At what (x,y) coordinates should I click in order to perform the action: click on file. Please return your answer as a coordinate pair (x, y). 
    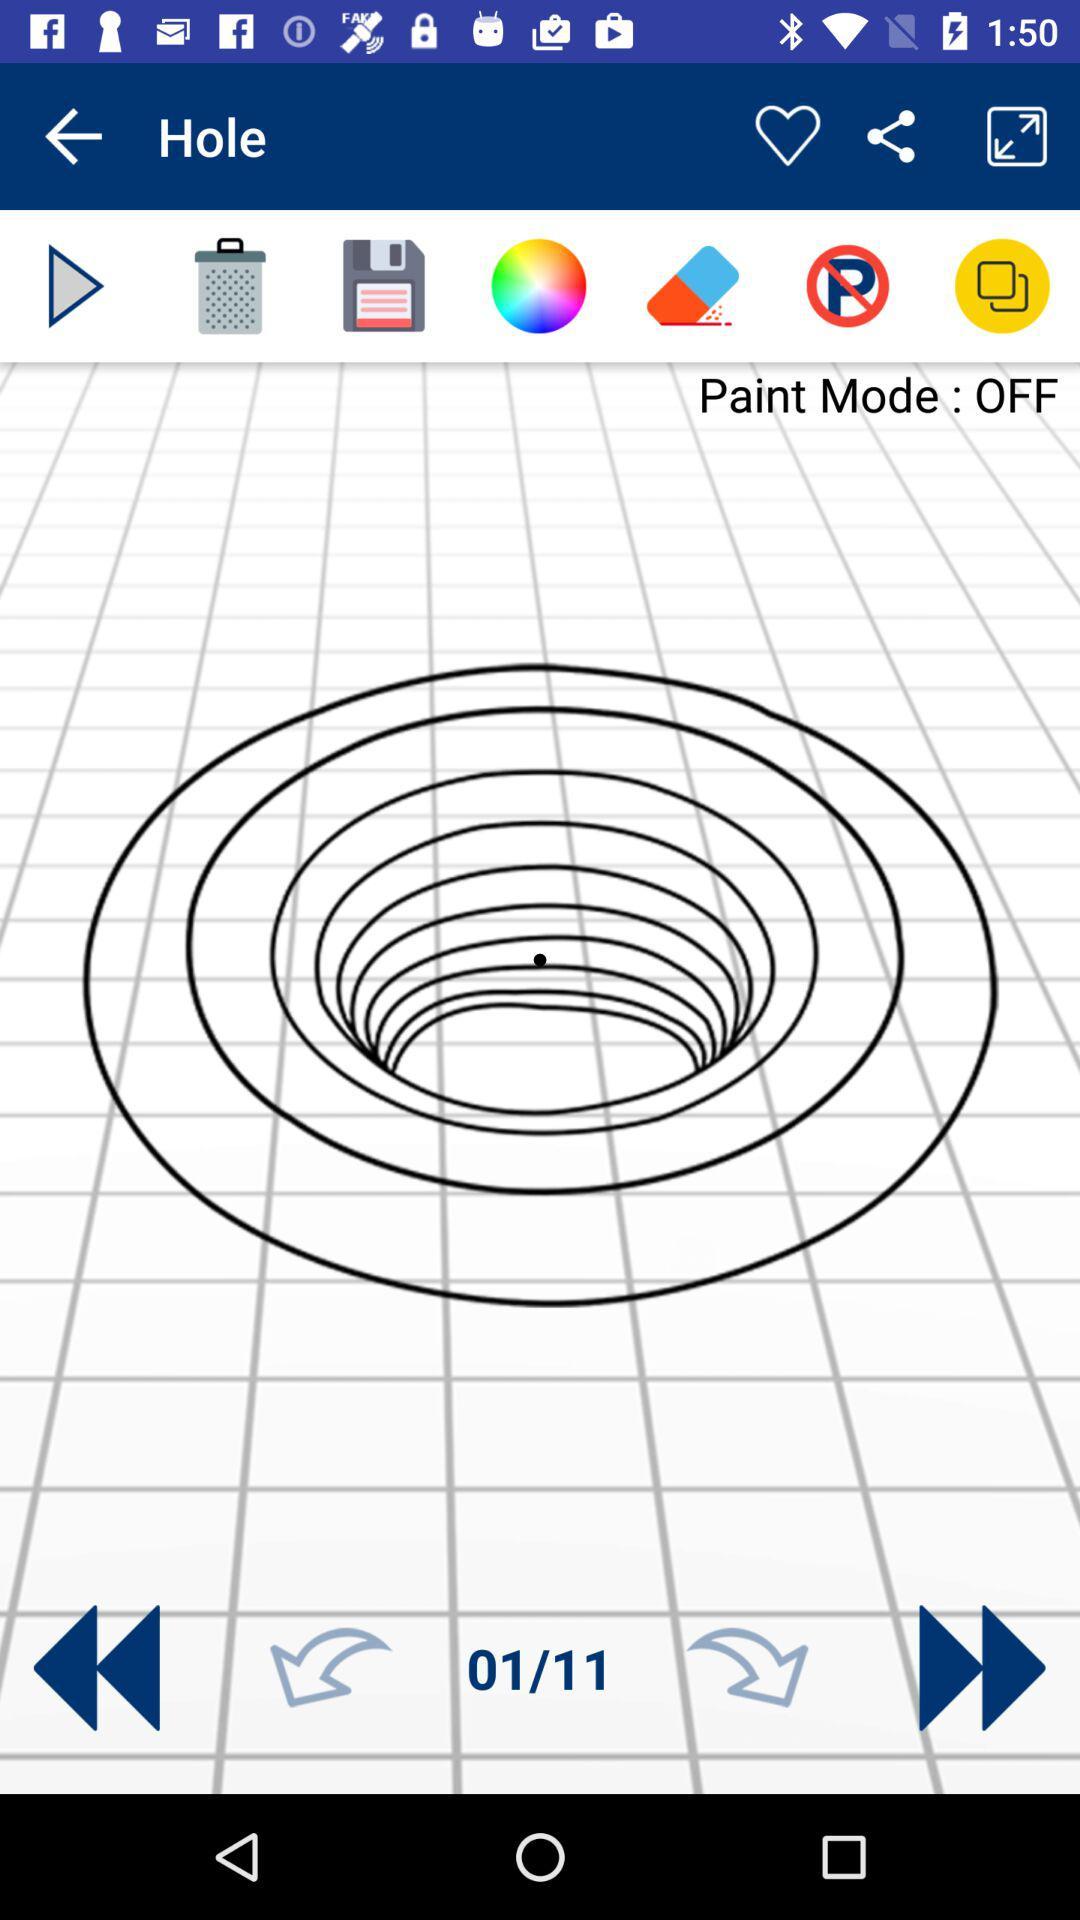
    Looking at the image, I should click on (384, 285).